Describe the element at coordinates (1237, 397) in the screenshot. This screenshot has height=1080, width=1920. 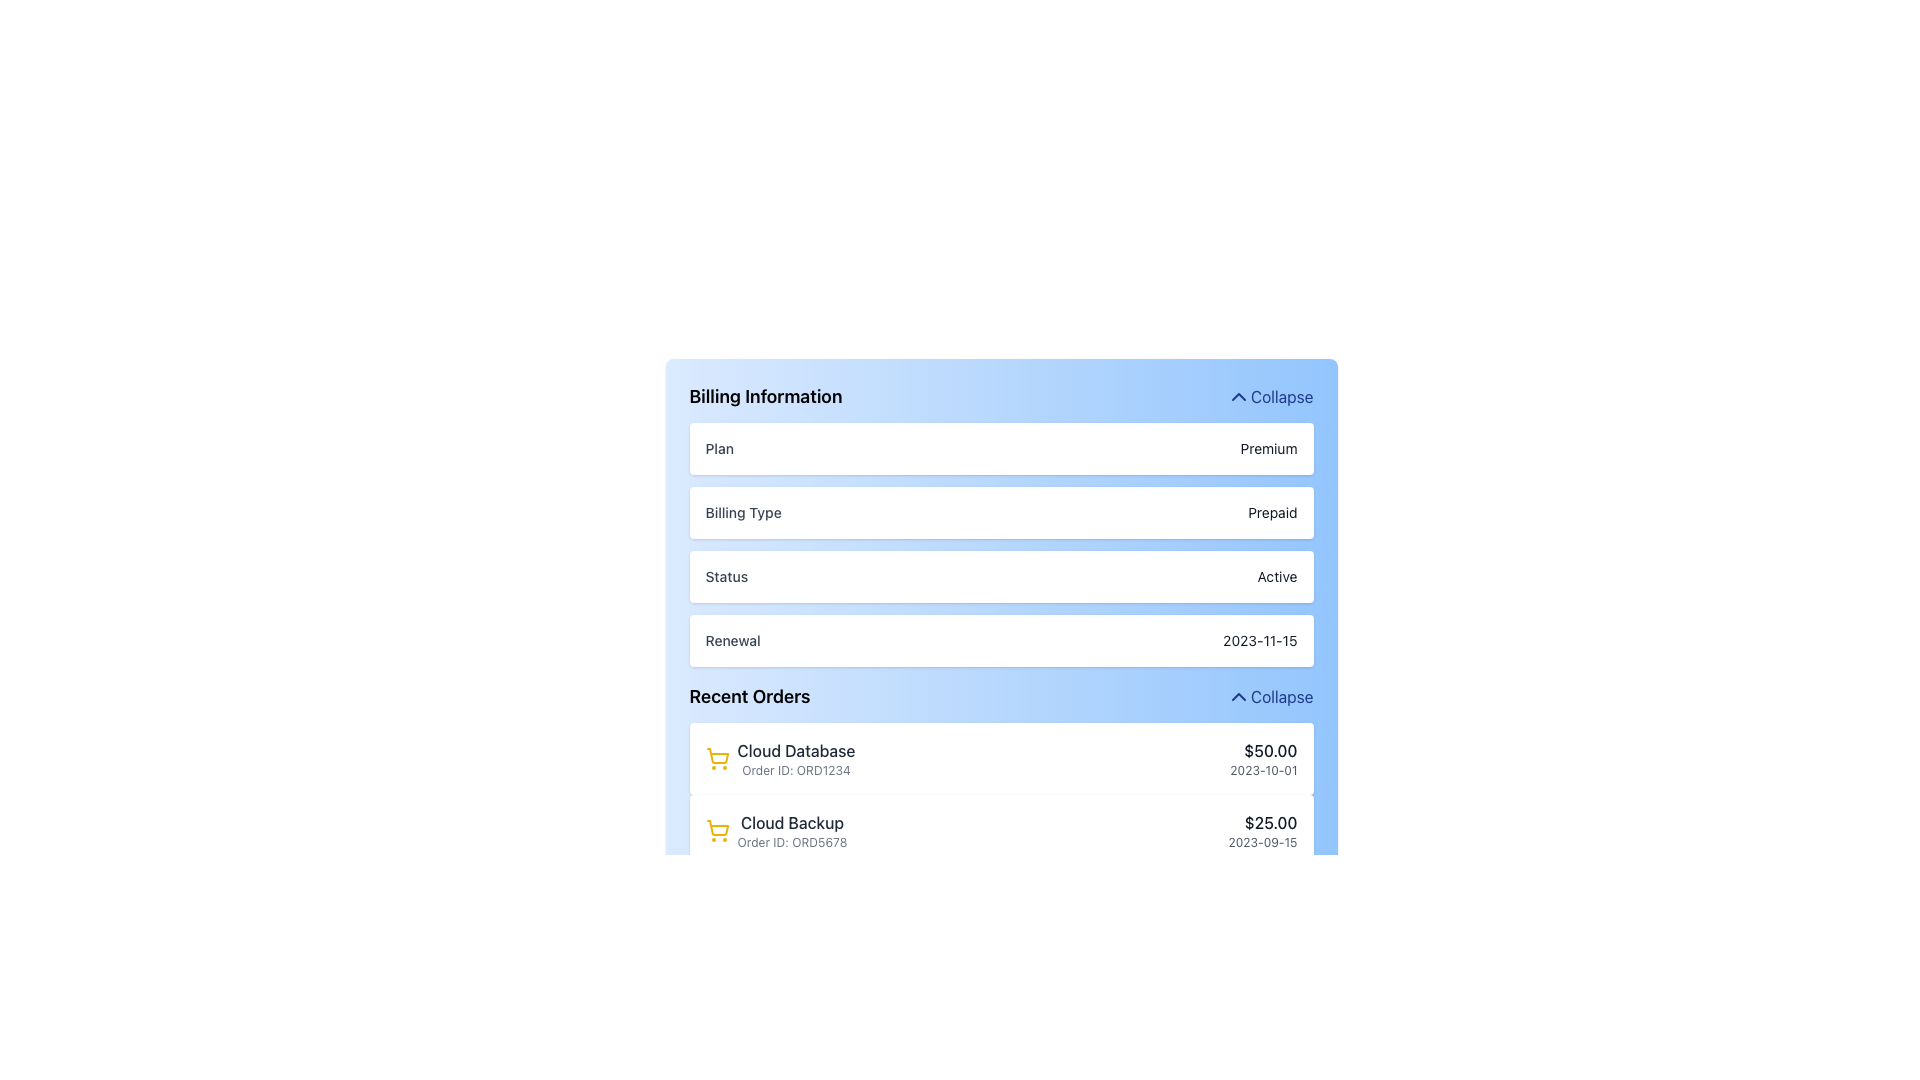
I see `the upward-pointing Chevron icon located at the top-right corner of the 'Billing Information' section` at that location.